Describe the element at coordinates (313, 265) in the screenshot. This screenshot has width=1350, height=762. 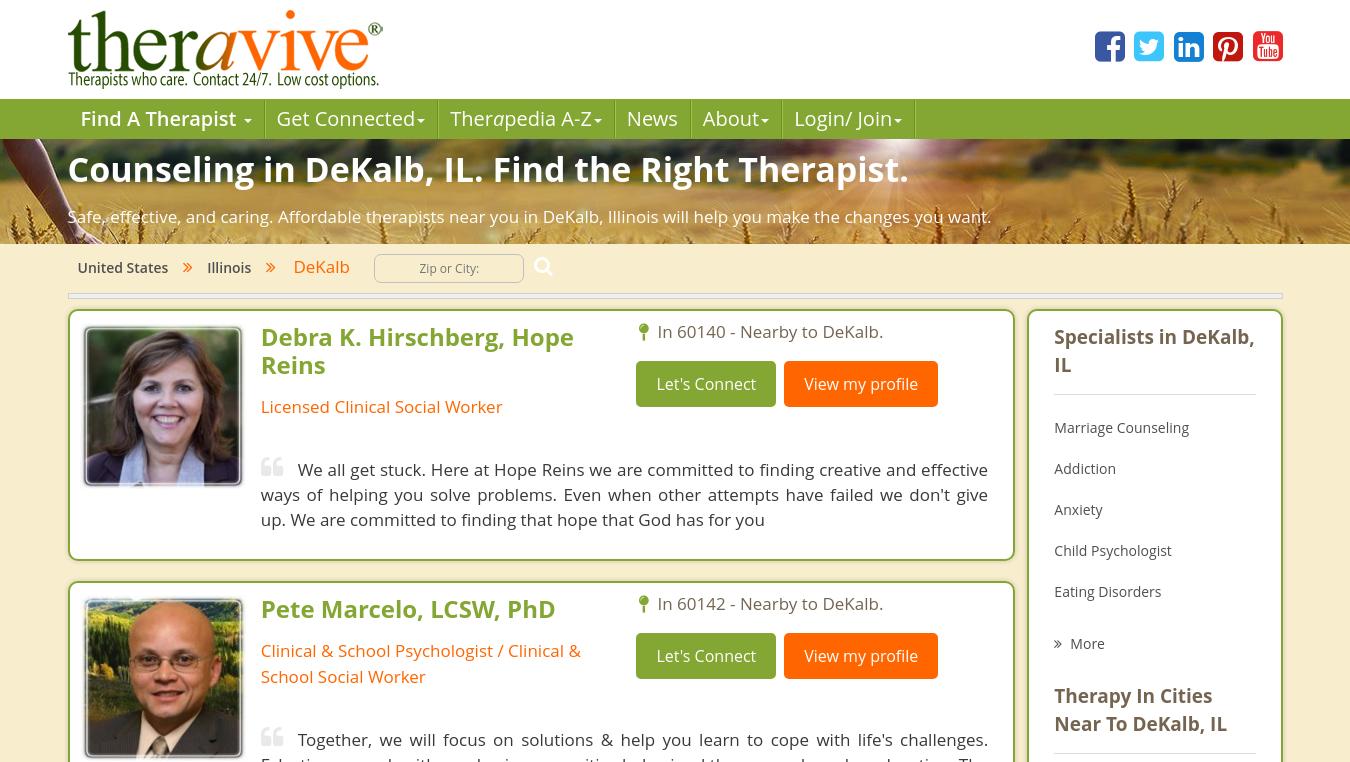
I see `'DeKalb'` at that location.